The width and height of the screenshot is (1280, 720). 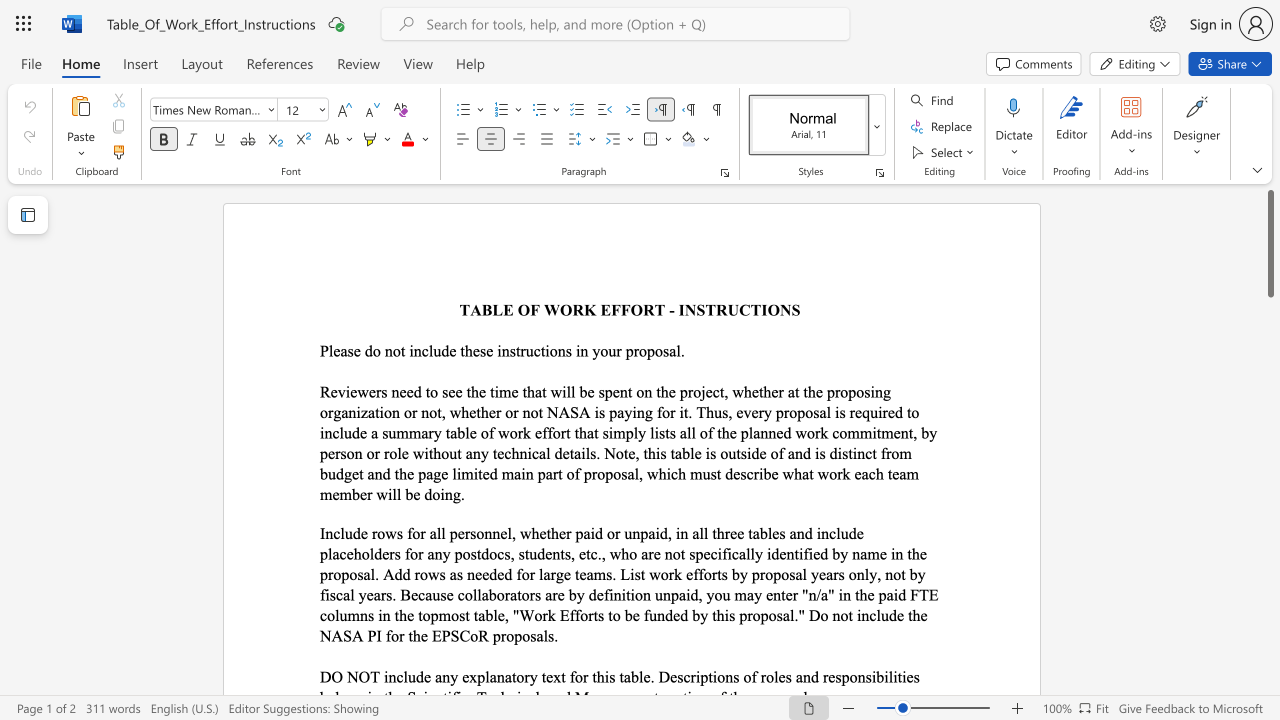 What do you see at coordinates (1269, 338) in the screenshot?
I see `the side scrollbar to bring the page down` at bounding box center [1269, 338].